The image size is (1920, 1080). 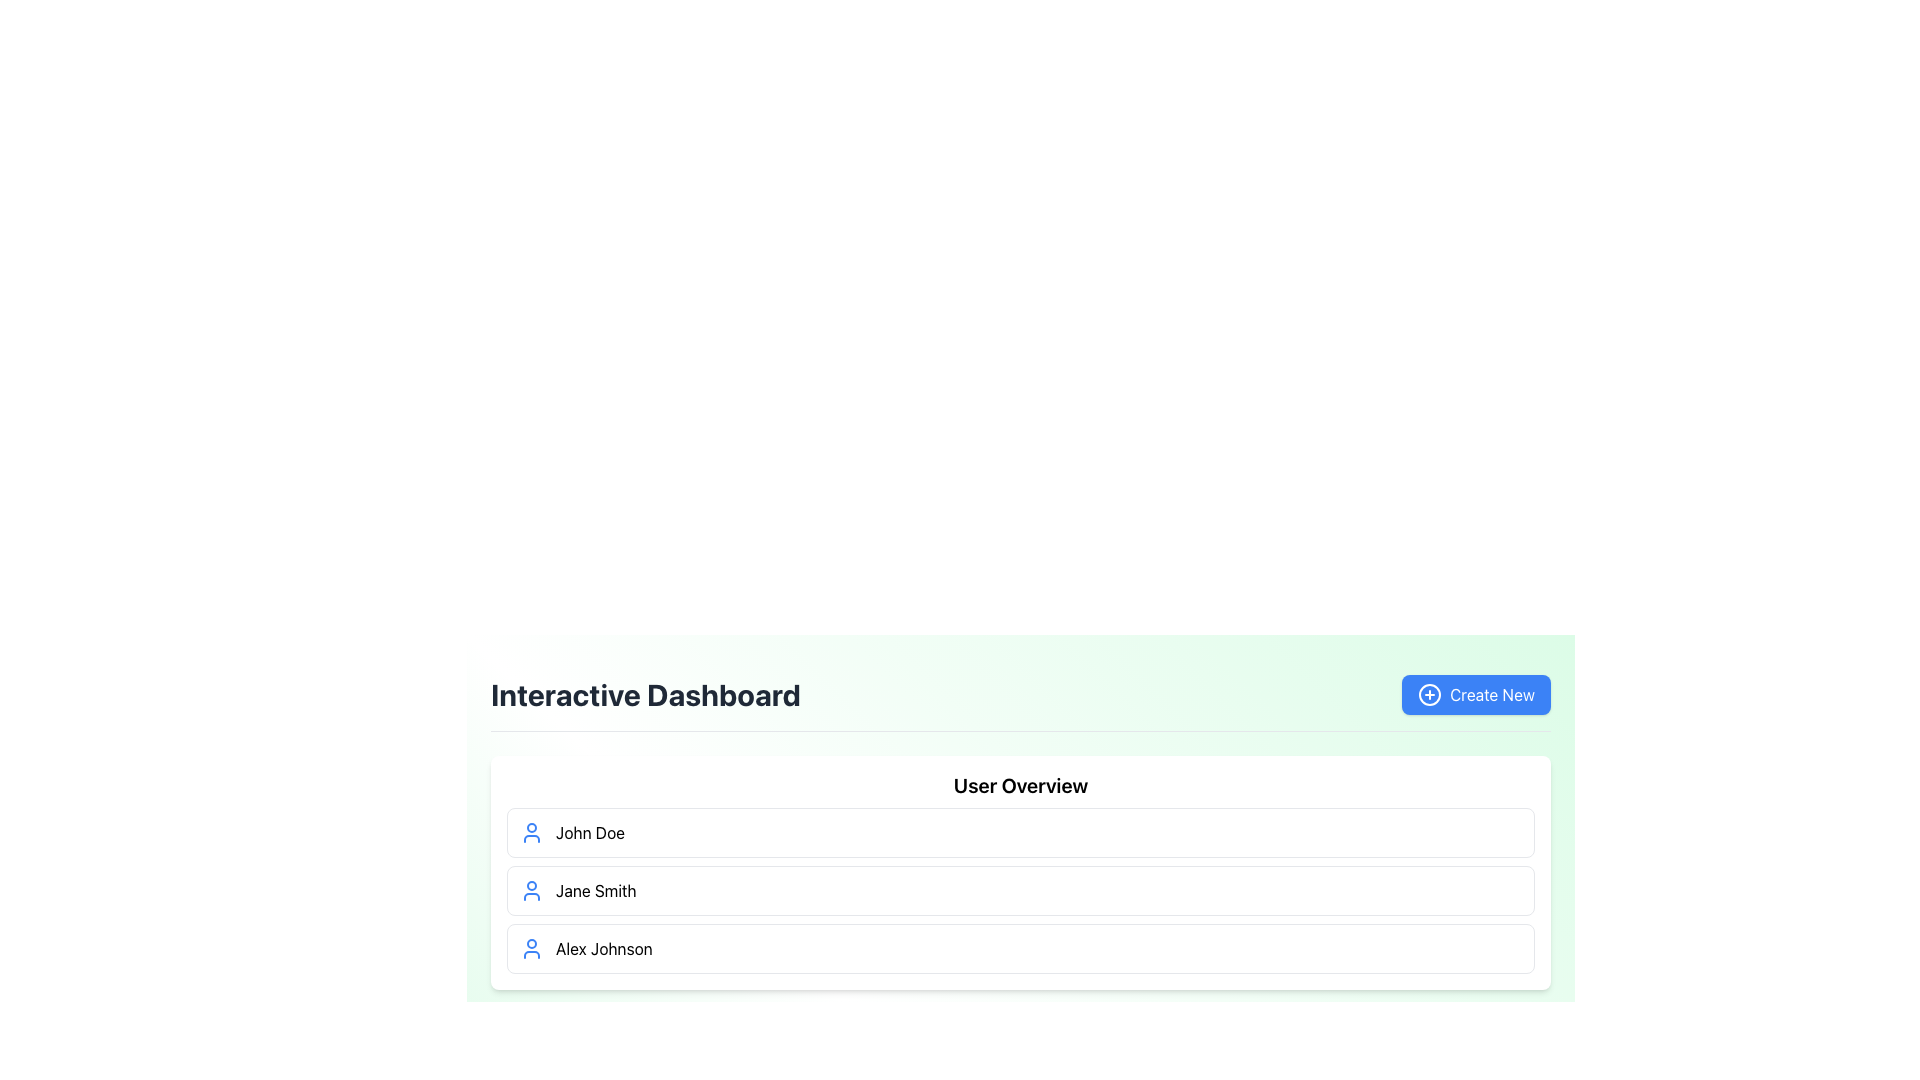 What do you see at coordinates (1021, 833) in the screenshot?
I see `the first list item representing the user 'John Doe' in the 'User Overview' section` at bounding box center [1021, 833].